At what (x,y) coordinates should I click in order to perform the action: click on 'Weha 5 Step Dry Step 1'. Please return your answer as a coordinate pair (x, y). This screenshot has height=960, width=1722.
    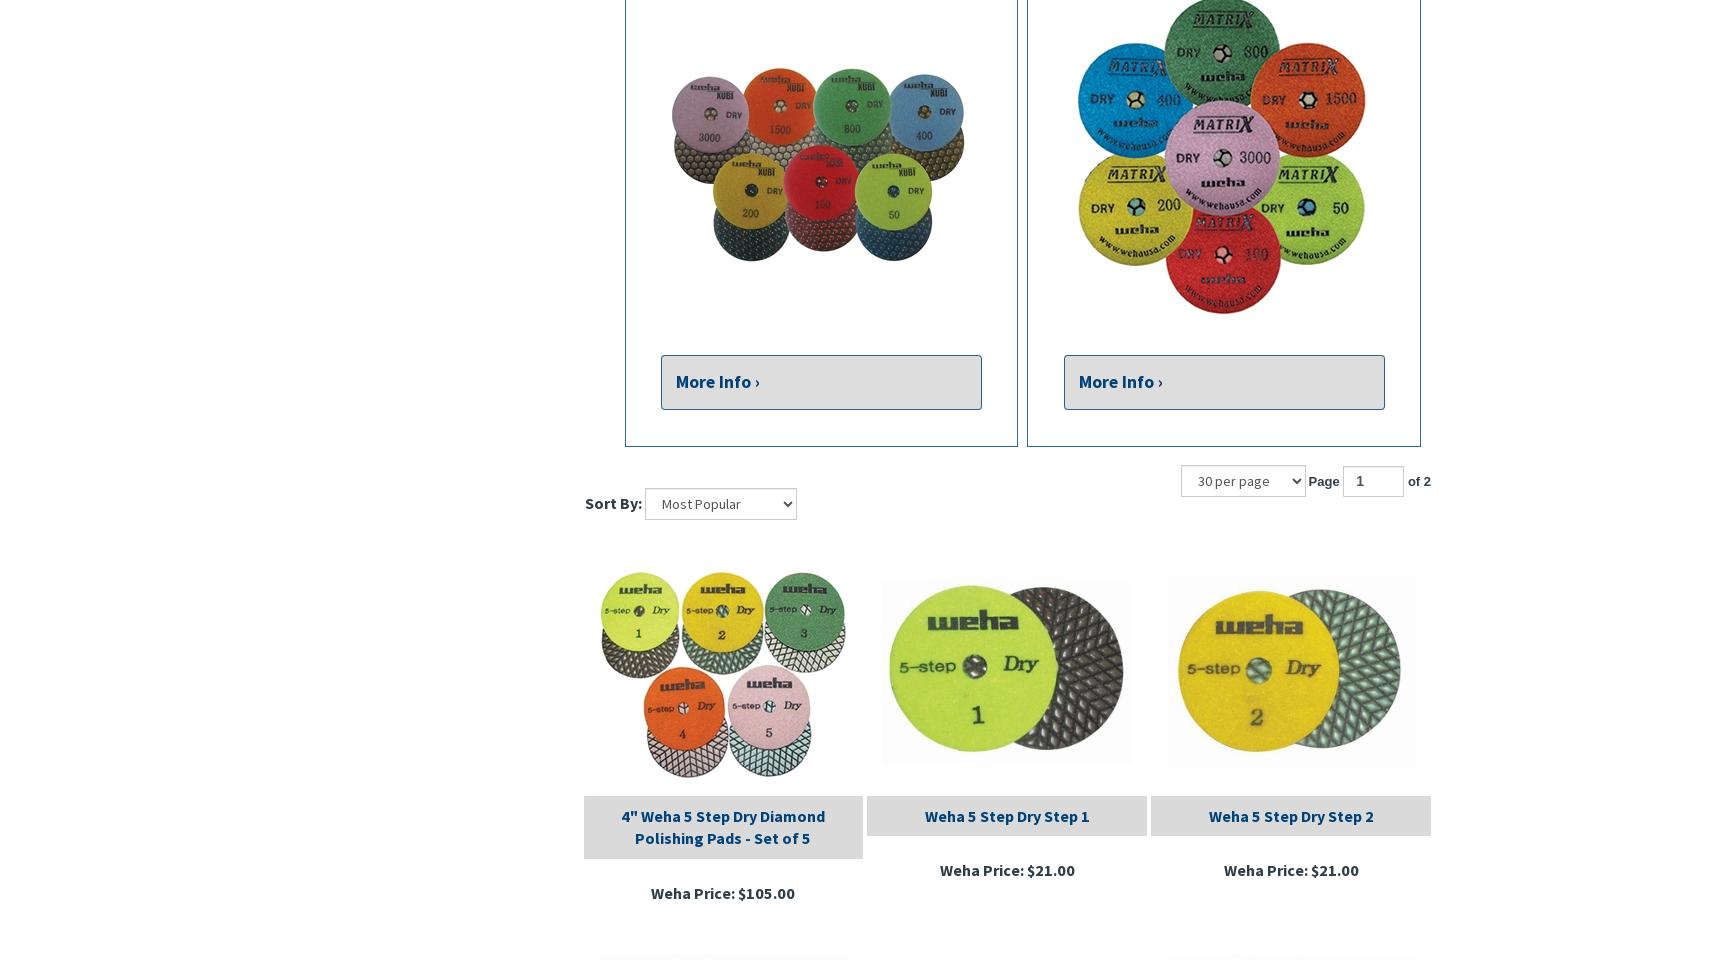
    Looking at the image, I should click on (923, 815).